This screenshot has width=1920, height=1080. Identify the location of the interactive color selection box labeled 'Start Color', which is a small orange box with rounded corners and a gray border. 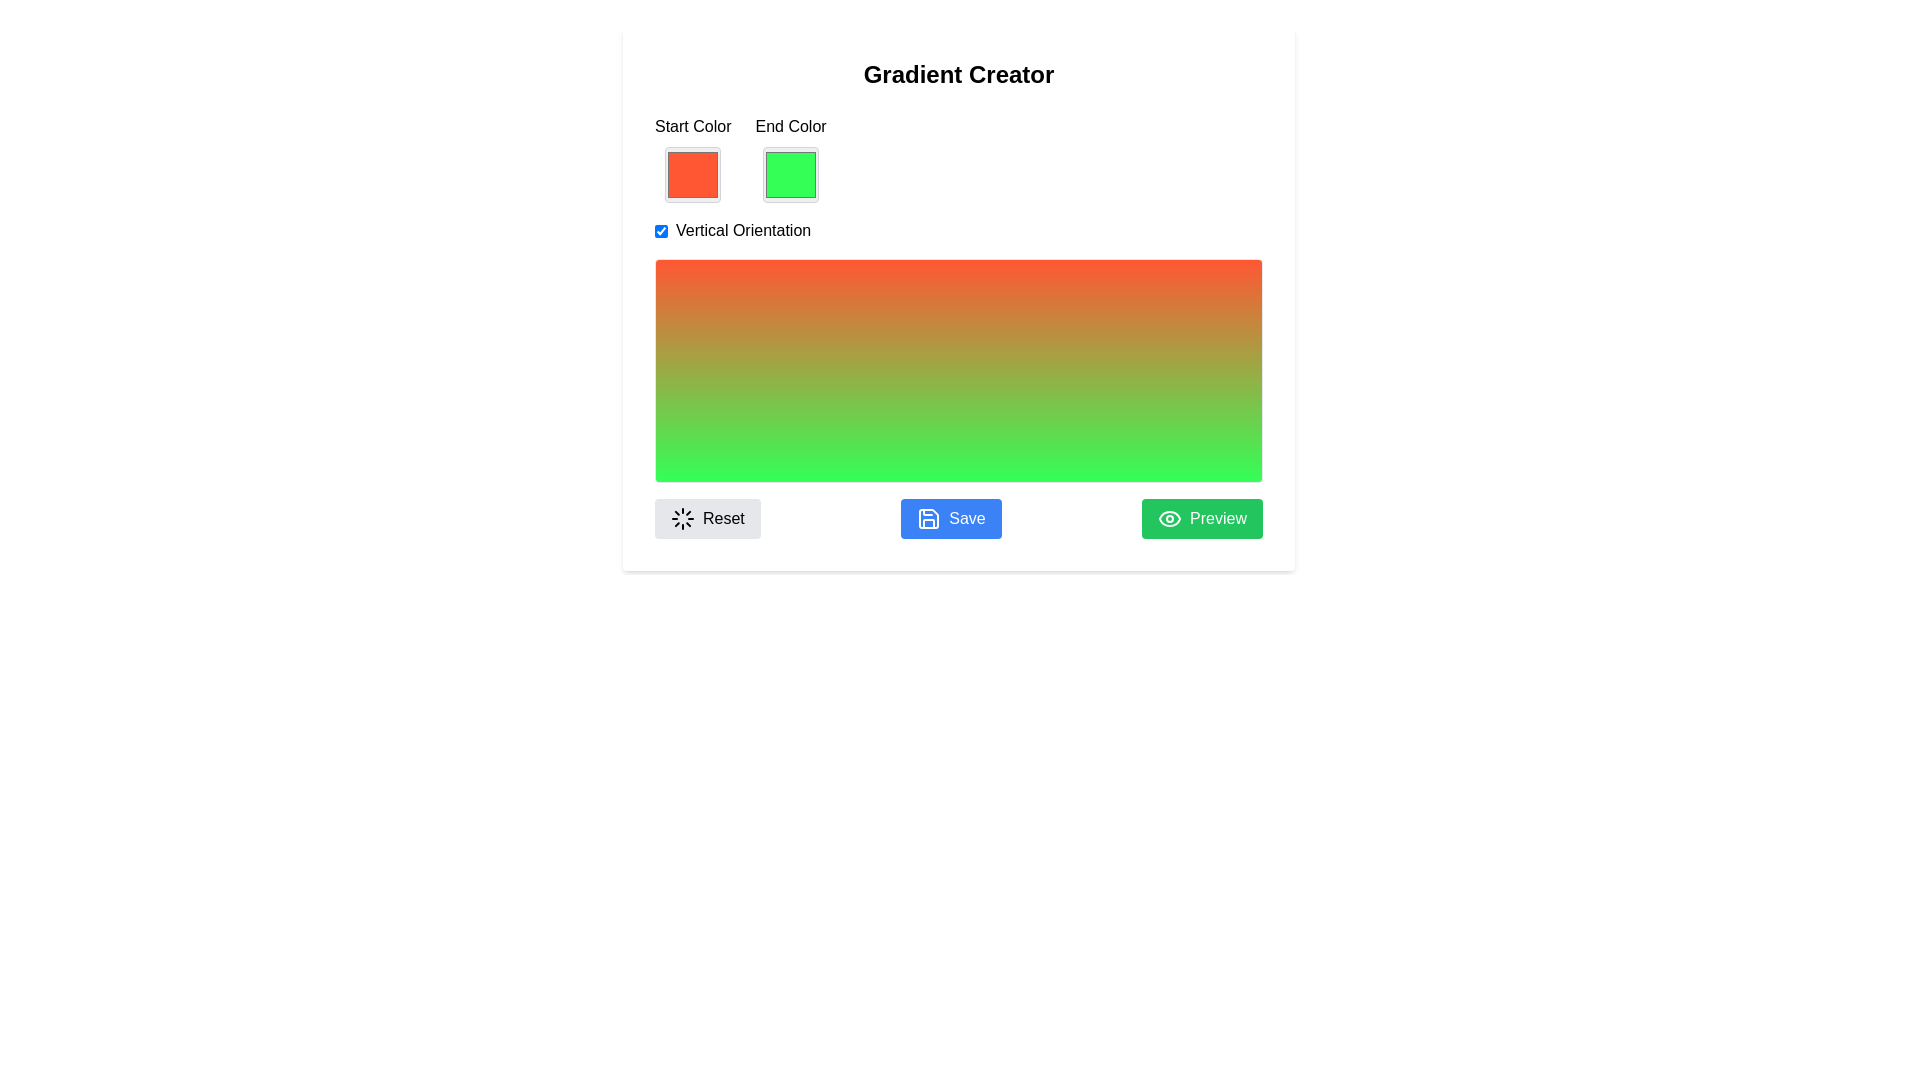
(693, 157).